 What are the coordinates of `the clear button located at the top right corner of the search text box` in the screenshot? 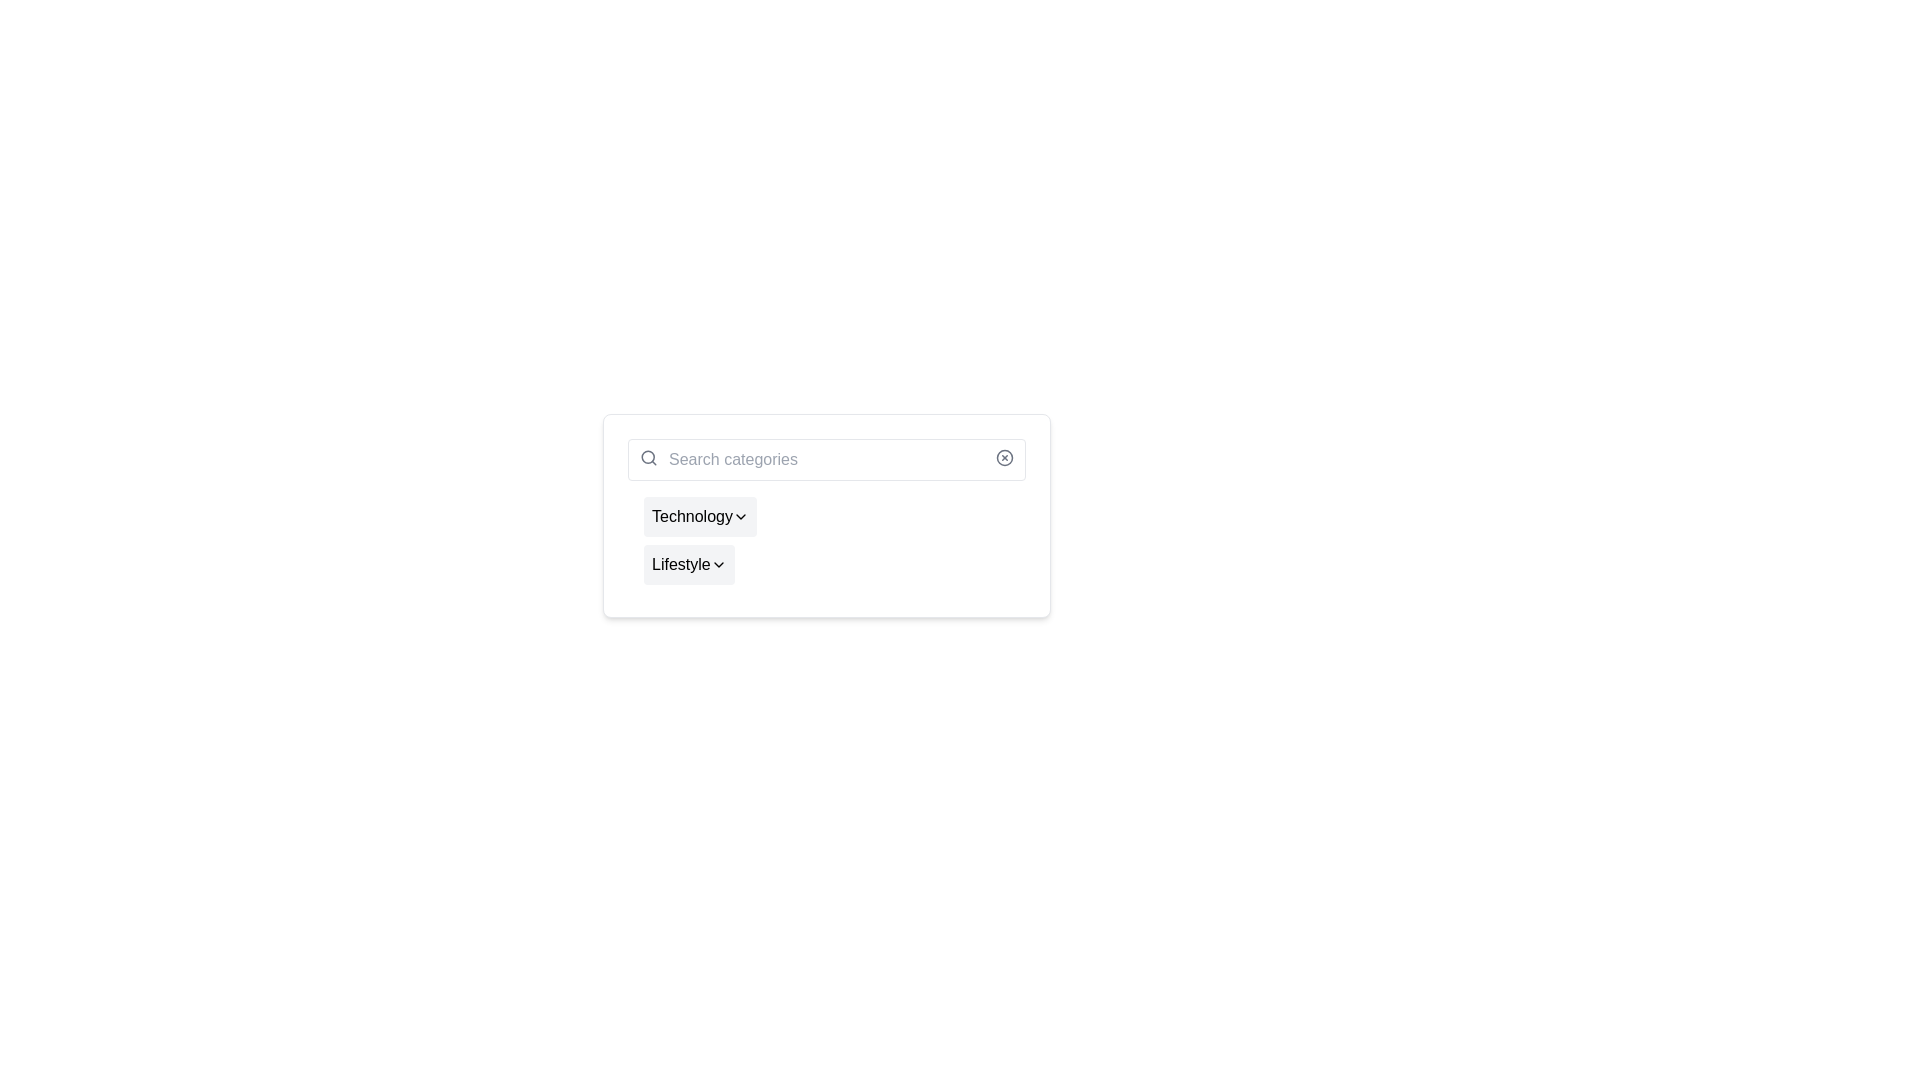 It's located at (1004, 458).